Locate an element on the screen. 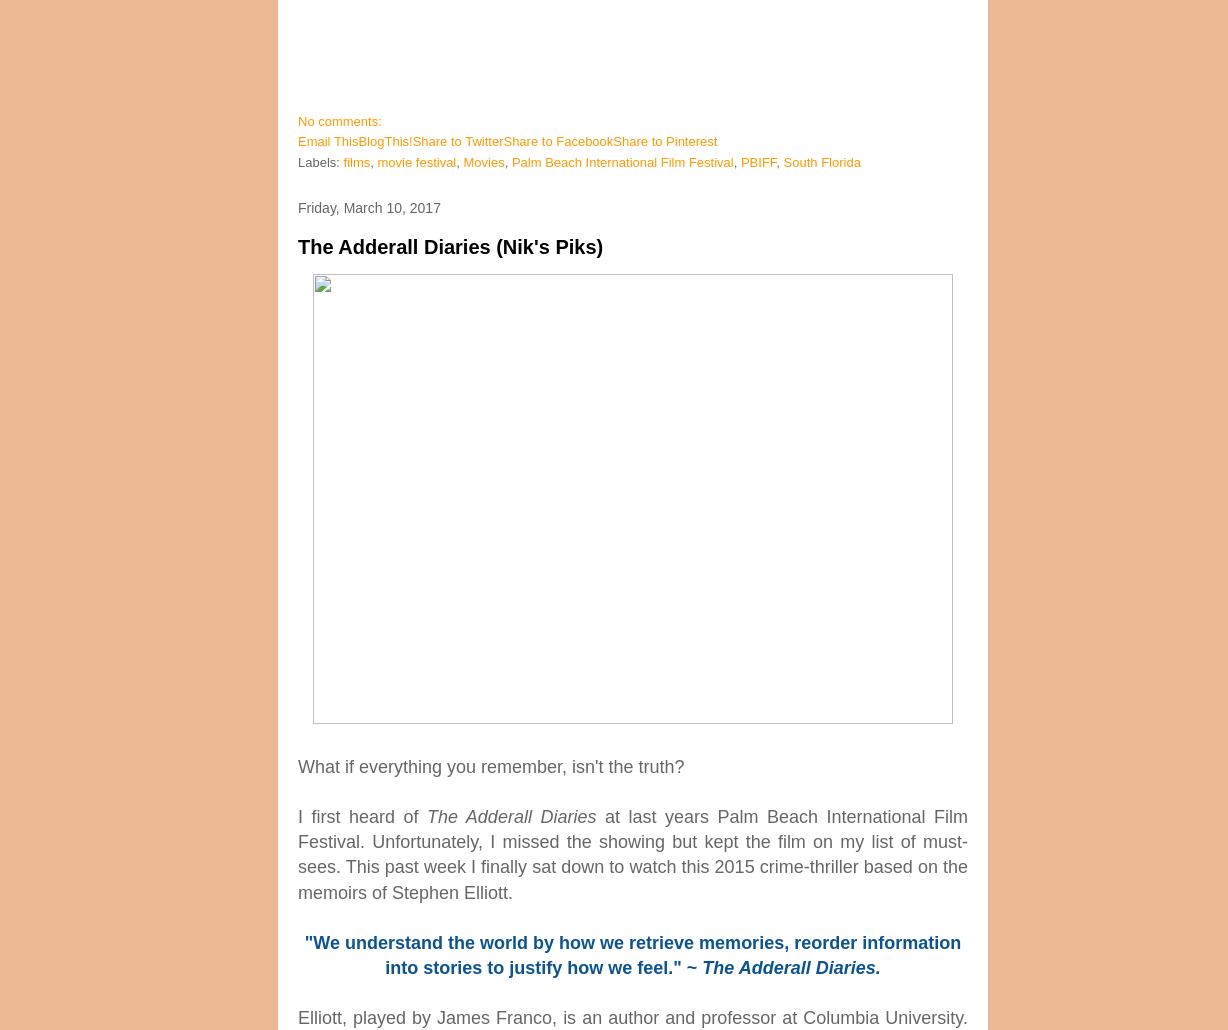 The height and width of the screenshot is (1030, 1228). 'Share to Twitter' is located at coordinates (457, 140).